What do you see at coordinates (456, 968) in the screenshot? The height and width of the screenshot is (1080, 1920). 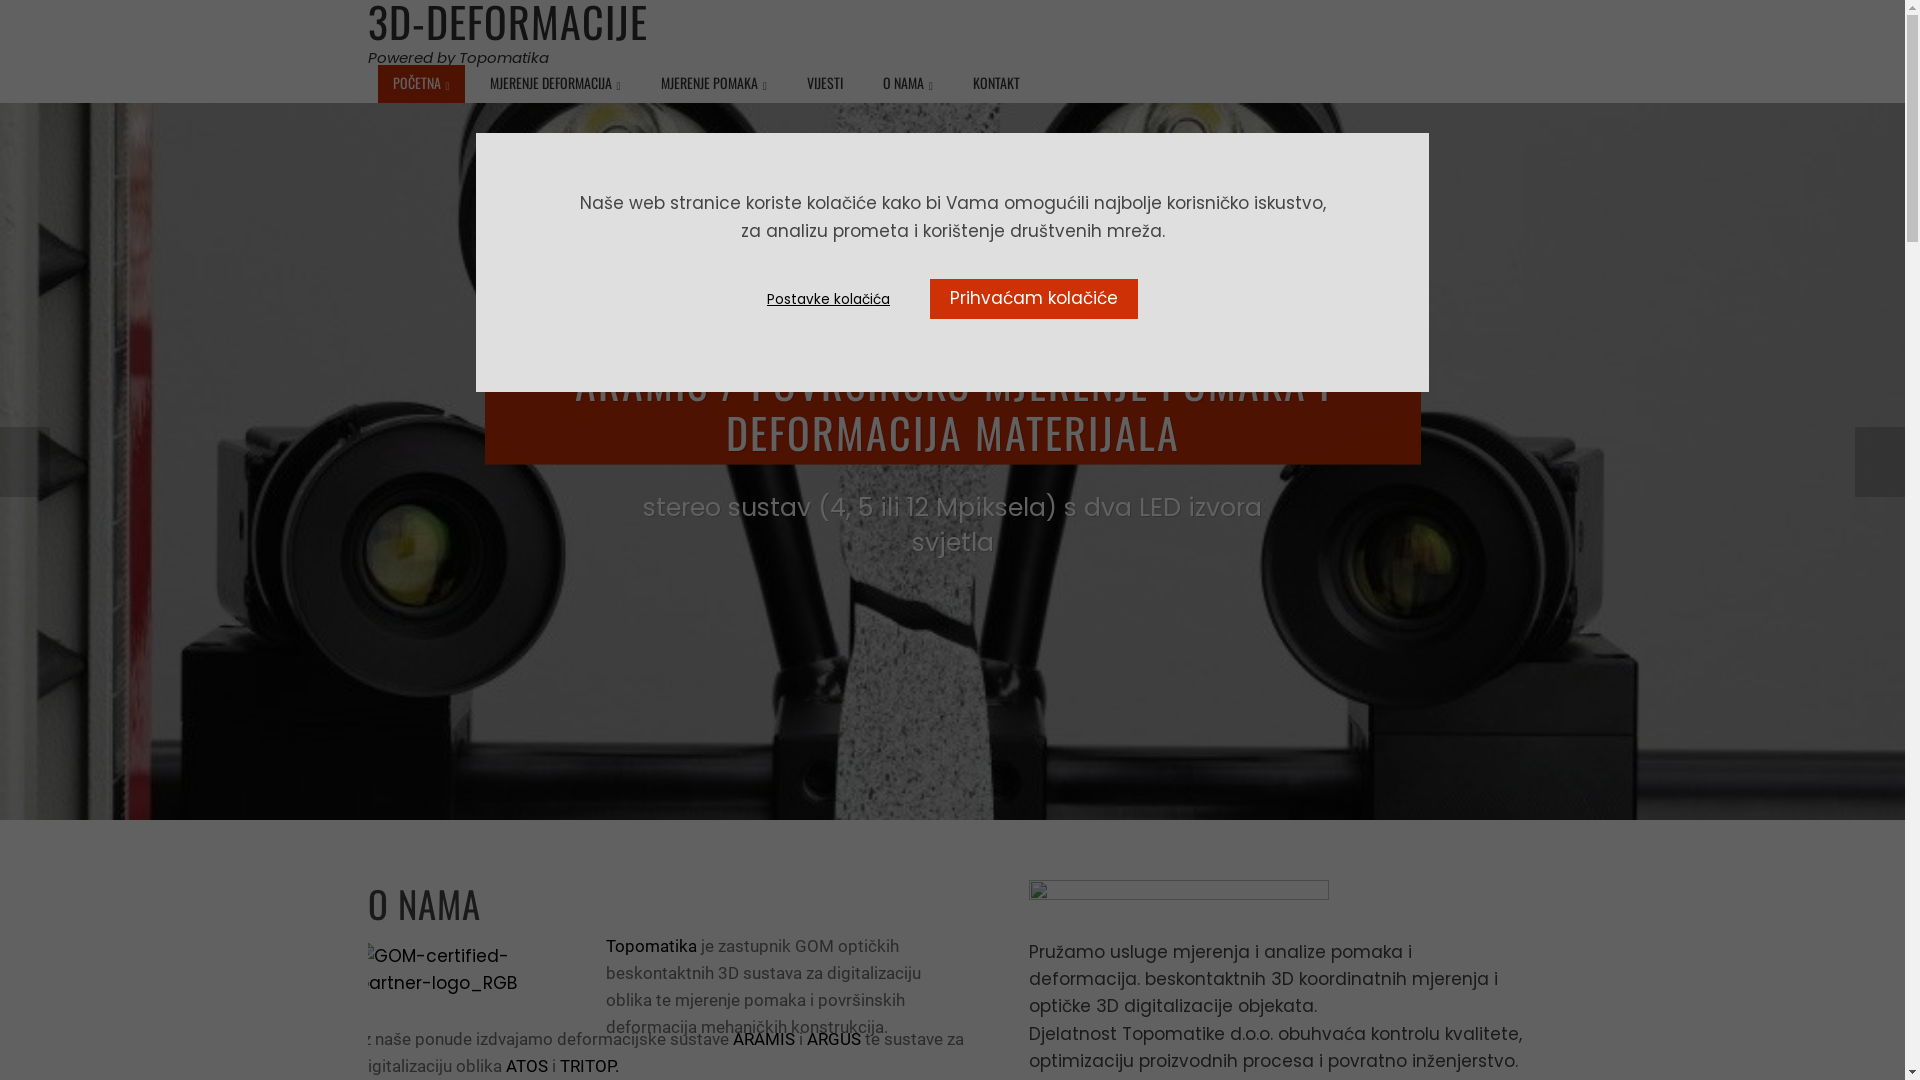 I see `'GOM-certified-partner-logo_RGB'` at bounding box center [456, 968].